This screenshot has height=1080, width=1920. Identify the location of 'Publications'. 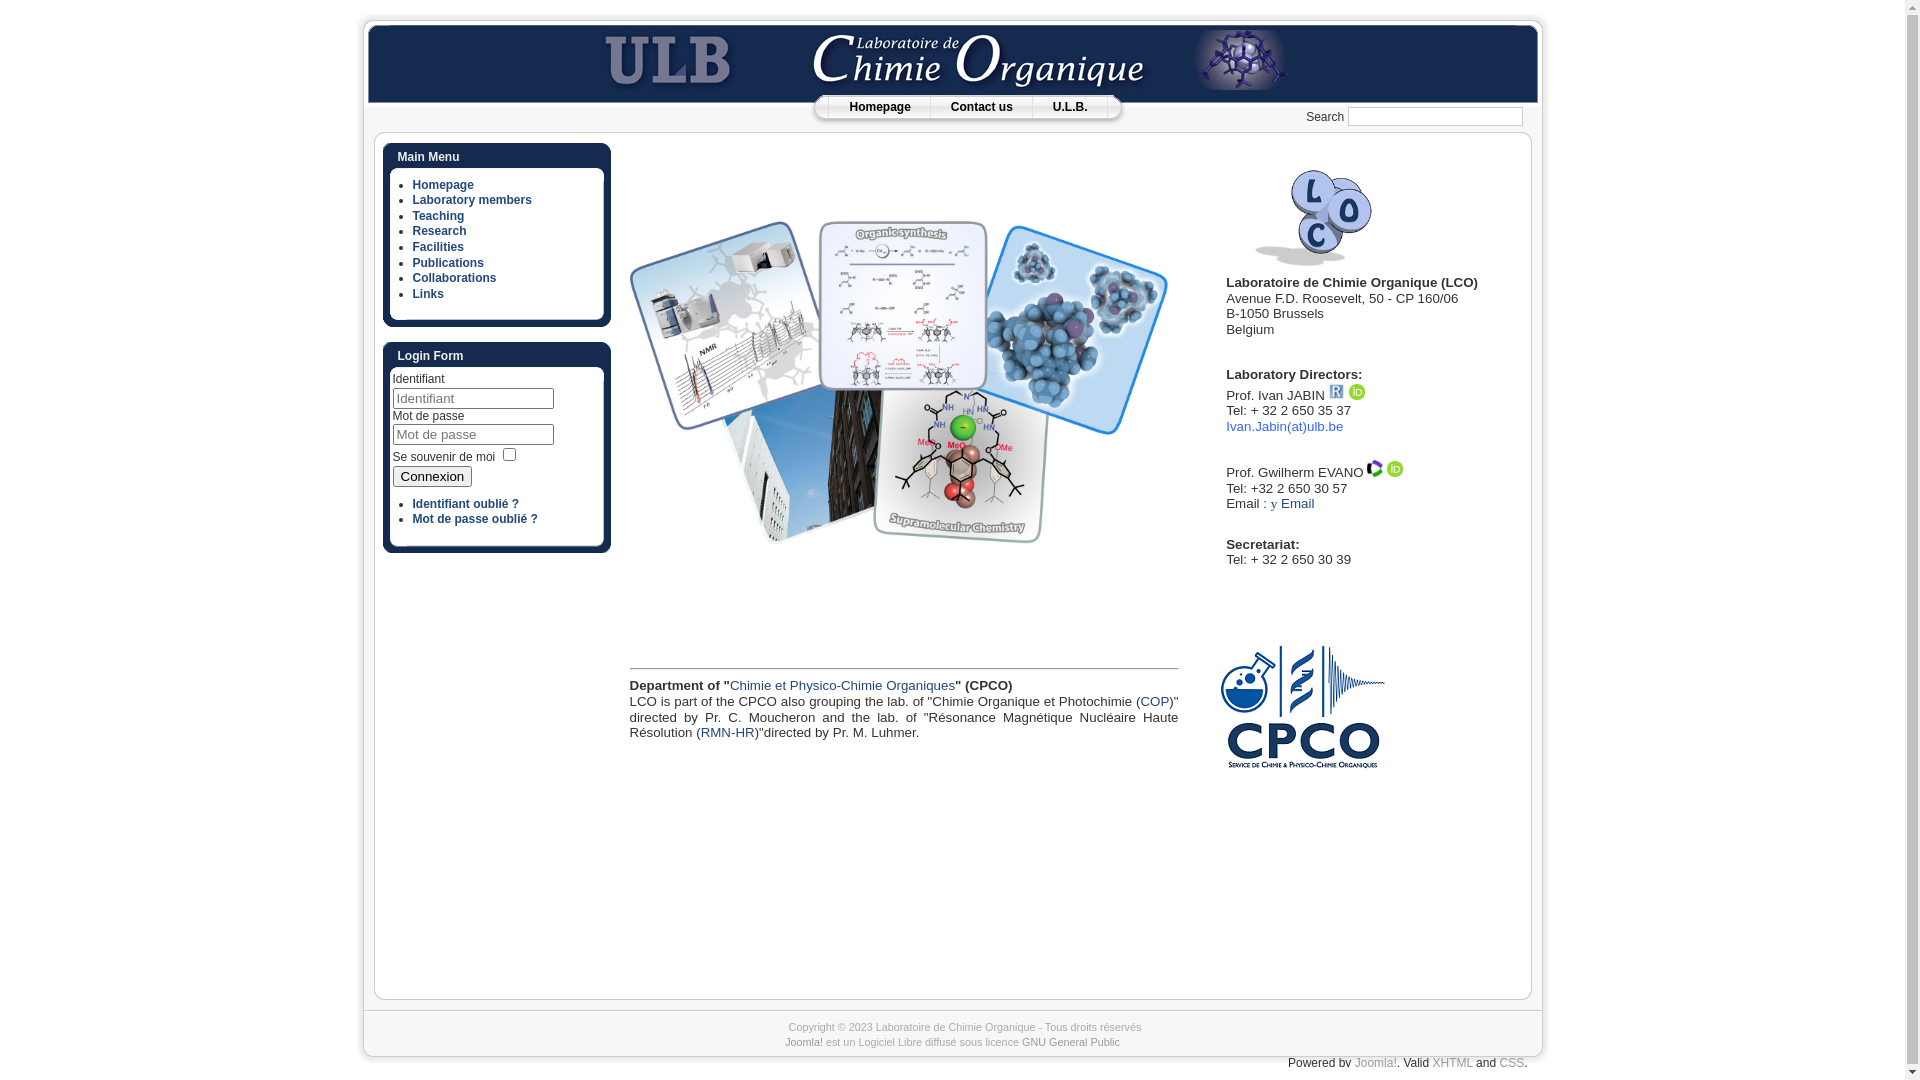
(446, 261).